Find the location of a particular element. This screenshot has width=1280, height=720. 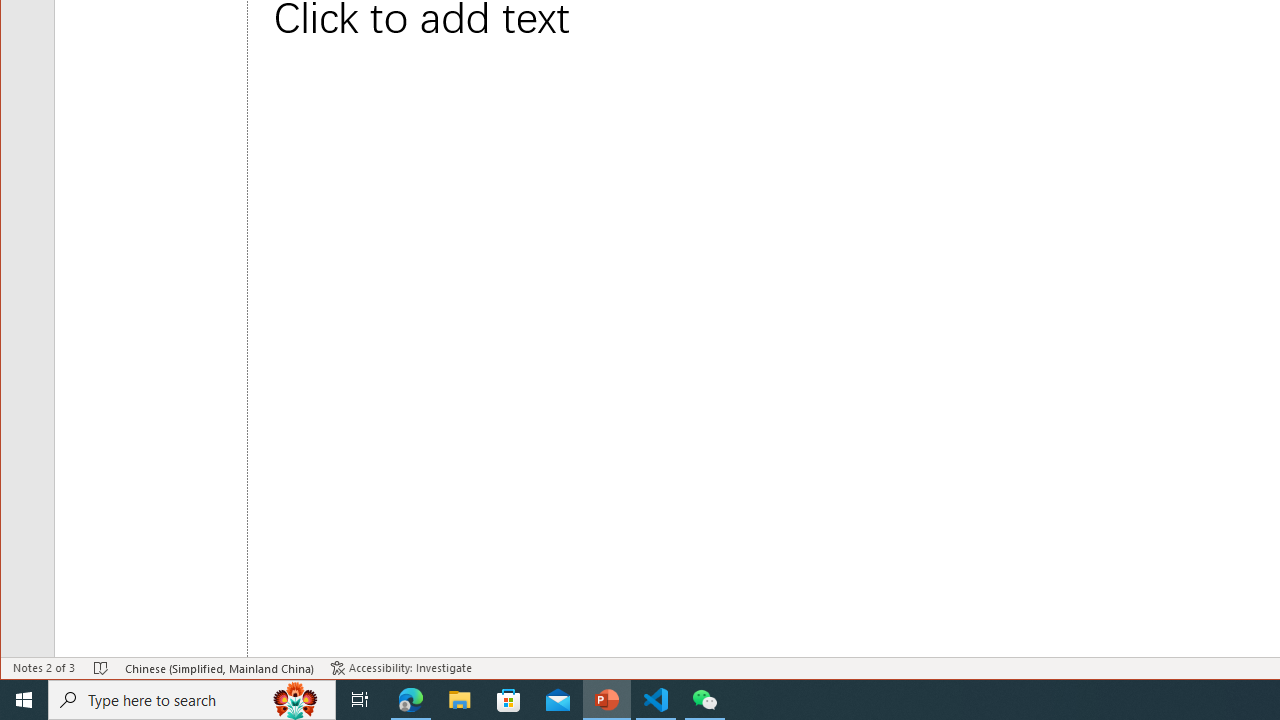

'Microsoft Store' is located at coordinates (509, 698).